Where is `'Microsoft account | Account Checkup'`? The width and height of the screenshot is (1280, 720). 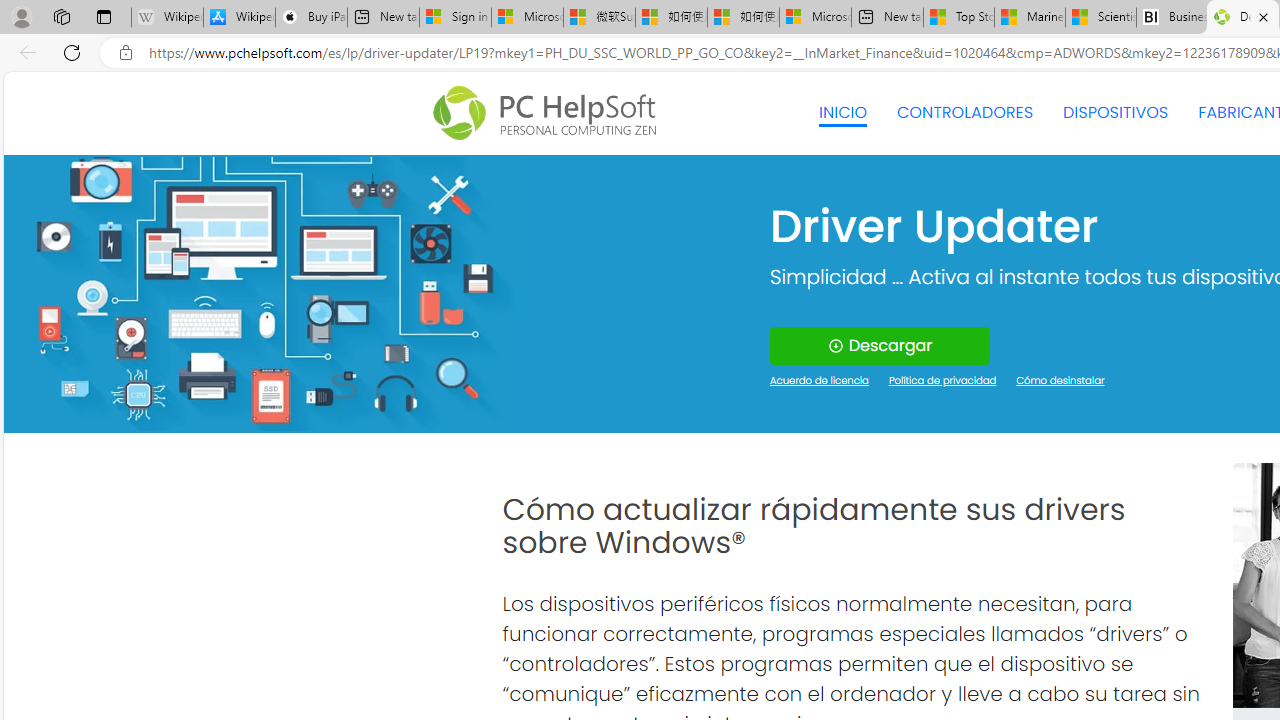
'Microsoft account | Account Checkup' is located at coordinates (815, 17).